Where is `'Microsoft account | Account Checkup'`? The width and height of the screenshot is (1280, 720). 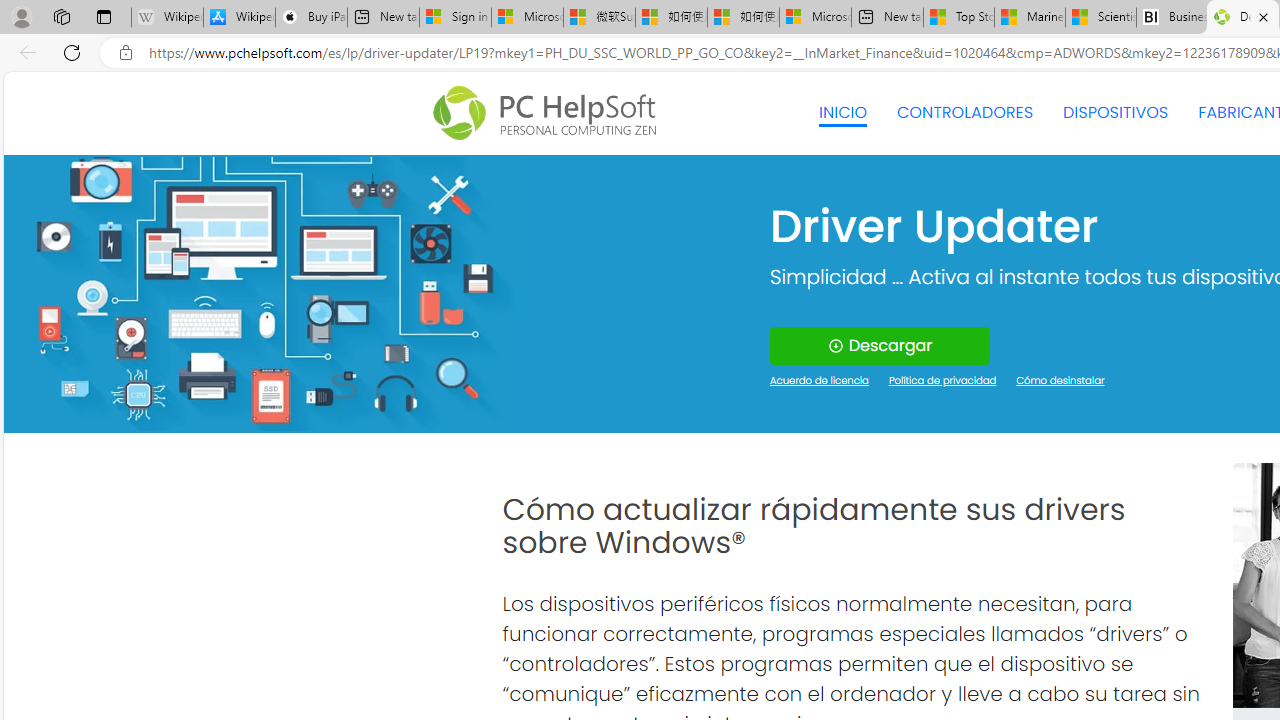
'Microsoft account | Account Checkup' is located at coordinates (815, 17).